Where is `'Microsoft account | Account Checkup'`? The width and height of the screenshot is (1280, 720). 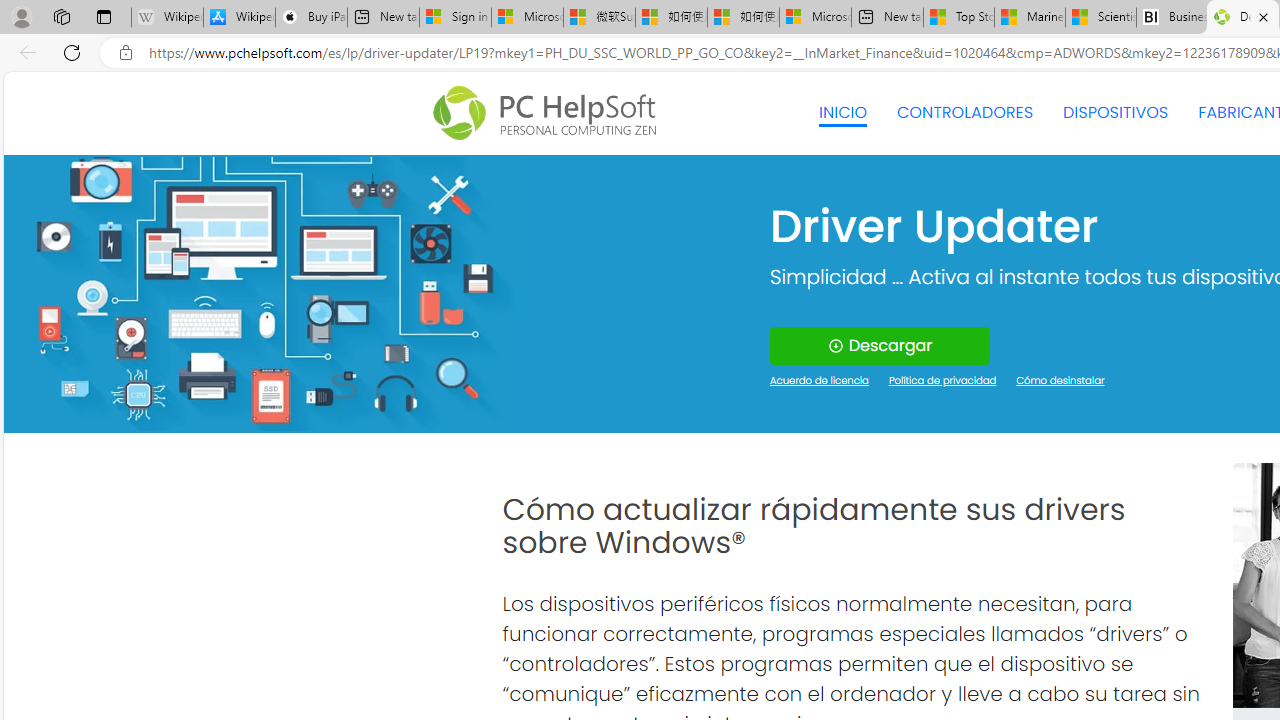
'Microsoft account | Account Checkup' is located at coordinates (815, 17).